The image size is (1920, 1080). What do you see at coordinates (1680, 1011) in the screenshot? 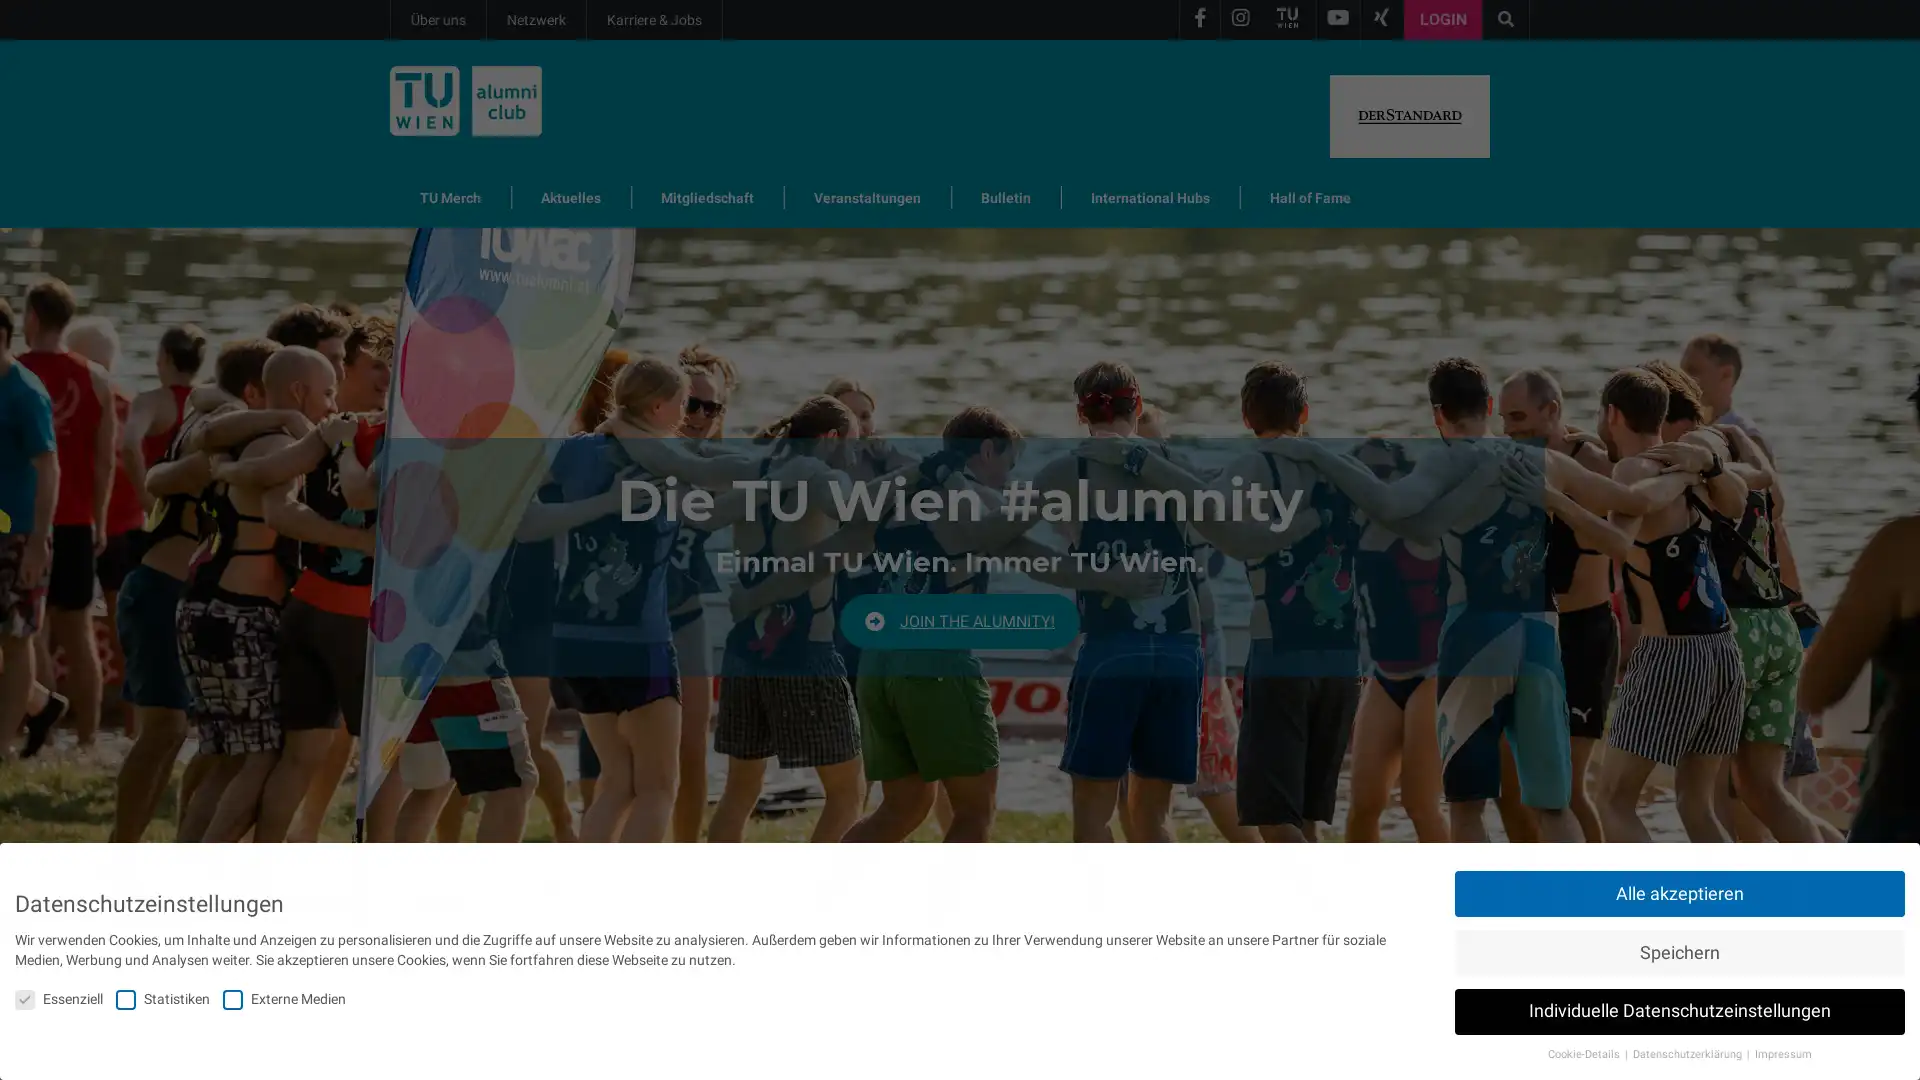
I see `Individuelle Datenschutzeinstellungen` at bounding box center [1680, 1011].